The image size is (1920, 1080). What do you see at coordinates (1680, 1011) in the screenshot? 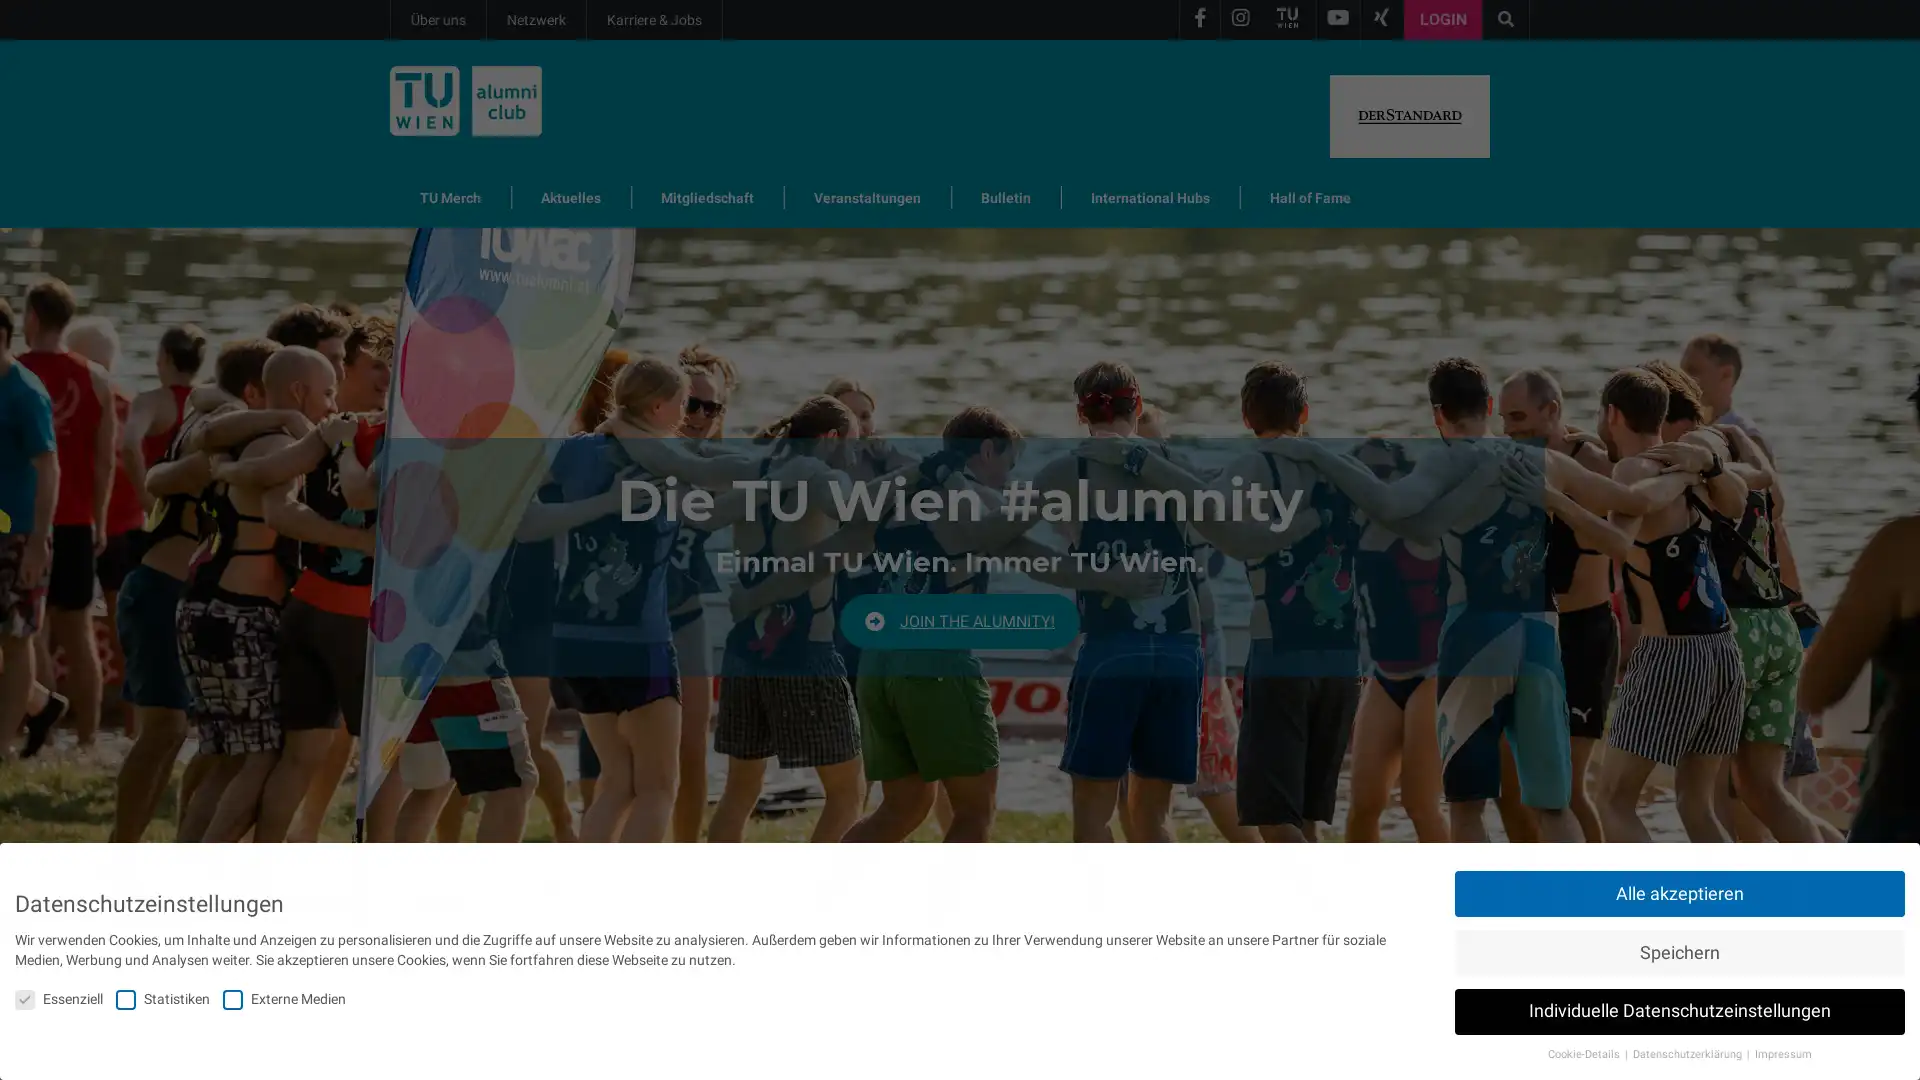
I see `Individuelle Datenschutzeinstellungen` at bounding box center [1680, 1011].